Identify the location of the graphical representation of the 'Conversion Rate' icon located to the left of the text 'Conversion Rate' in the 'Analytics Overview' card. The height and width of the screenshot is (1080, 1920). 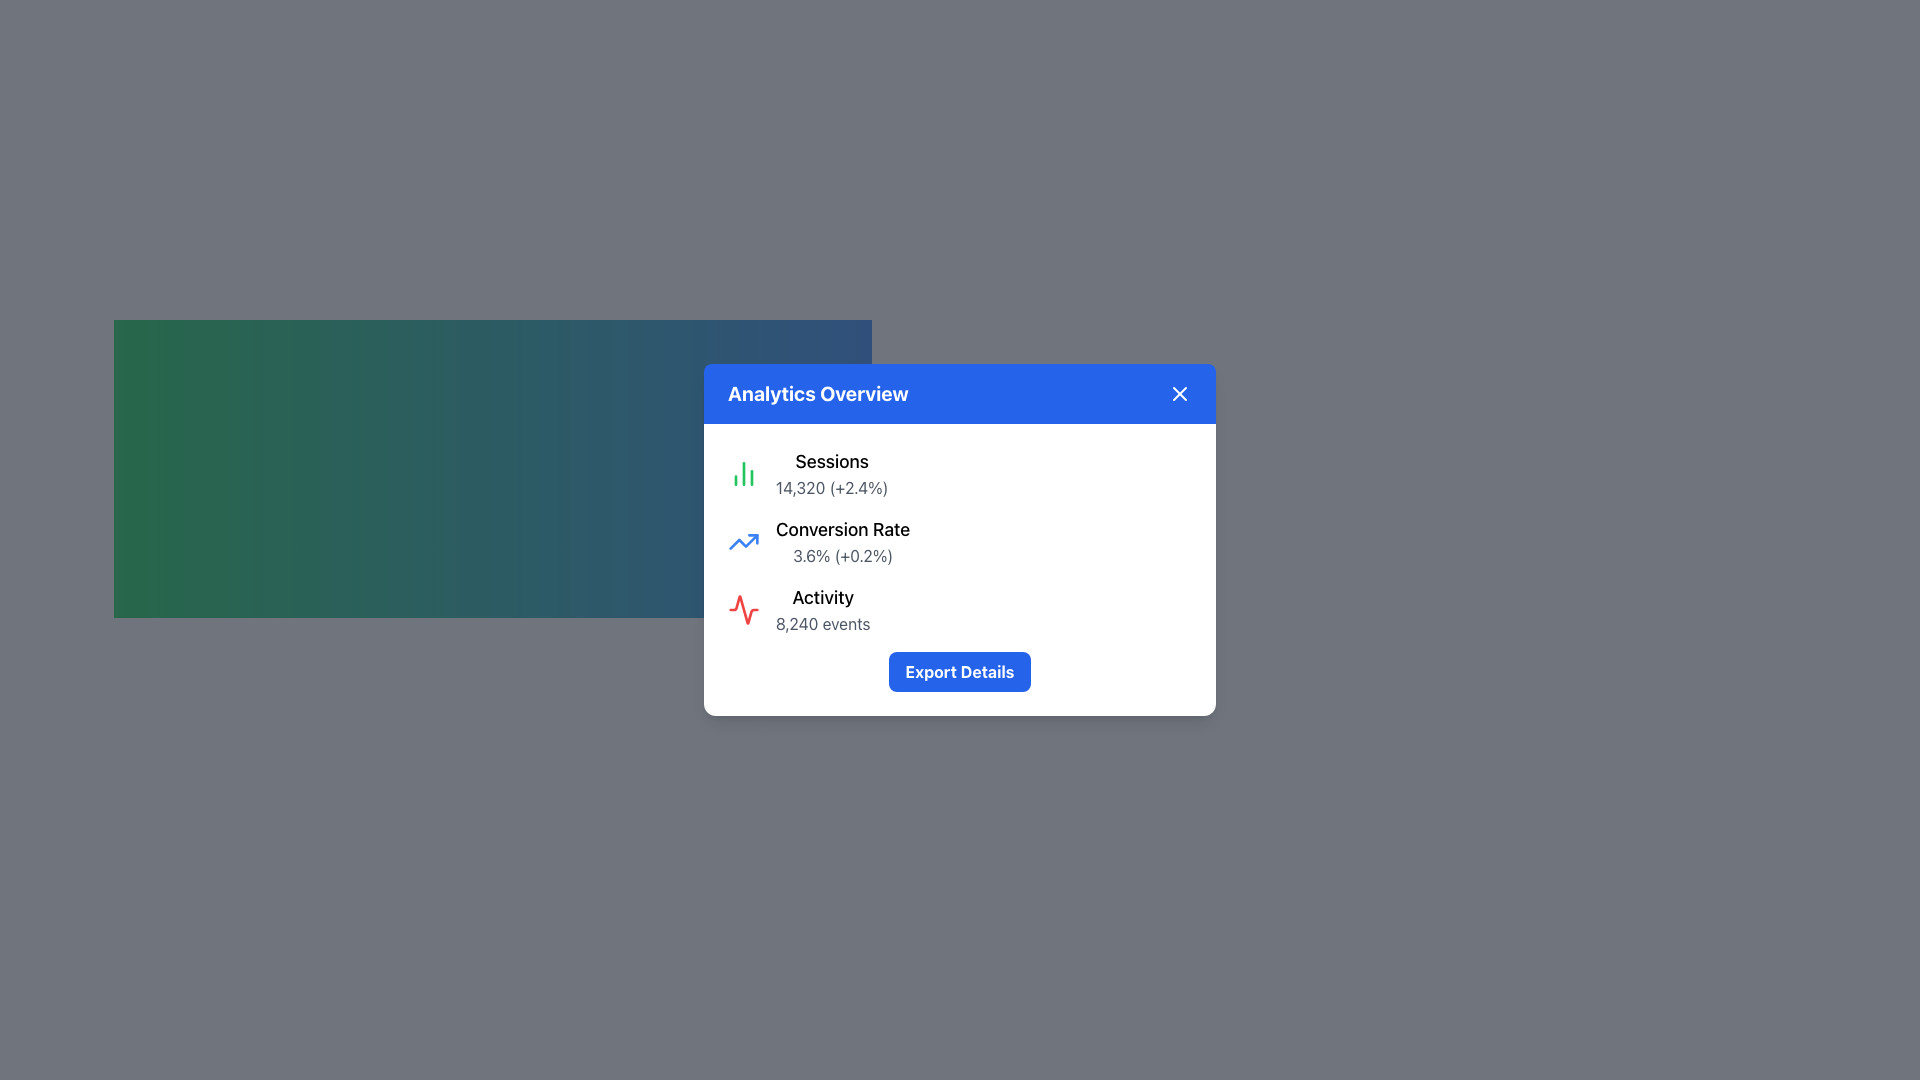
(743, 542).